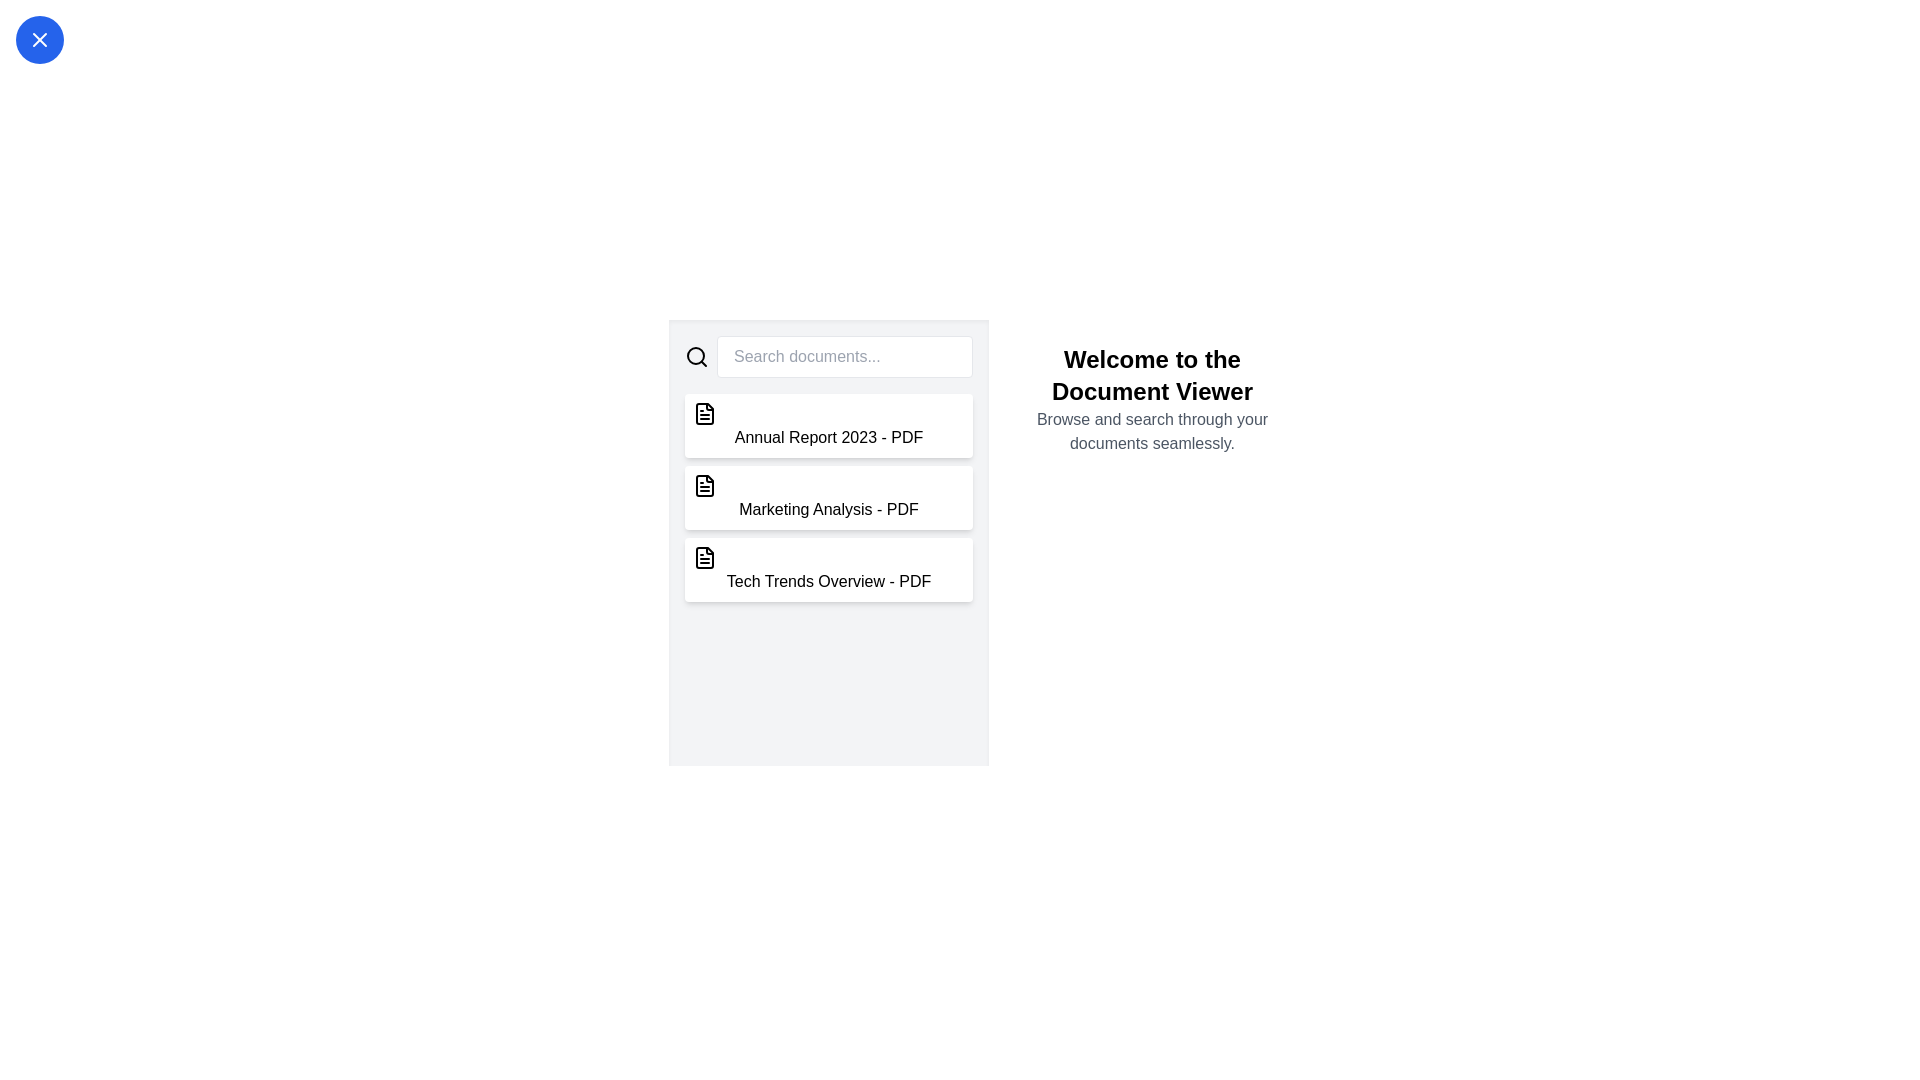  Describe the element at coordinates (844, 356) in the screenshot. I see `the search input field to focus it` at that location.